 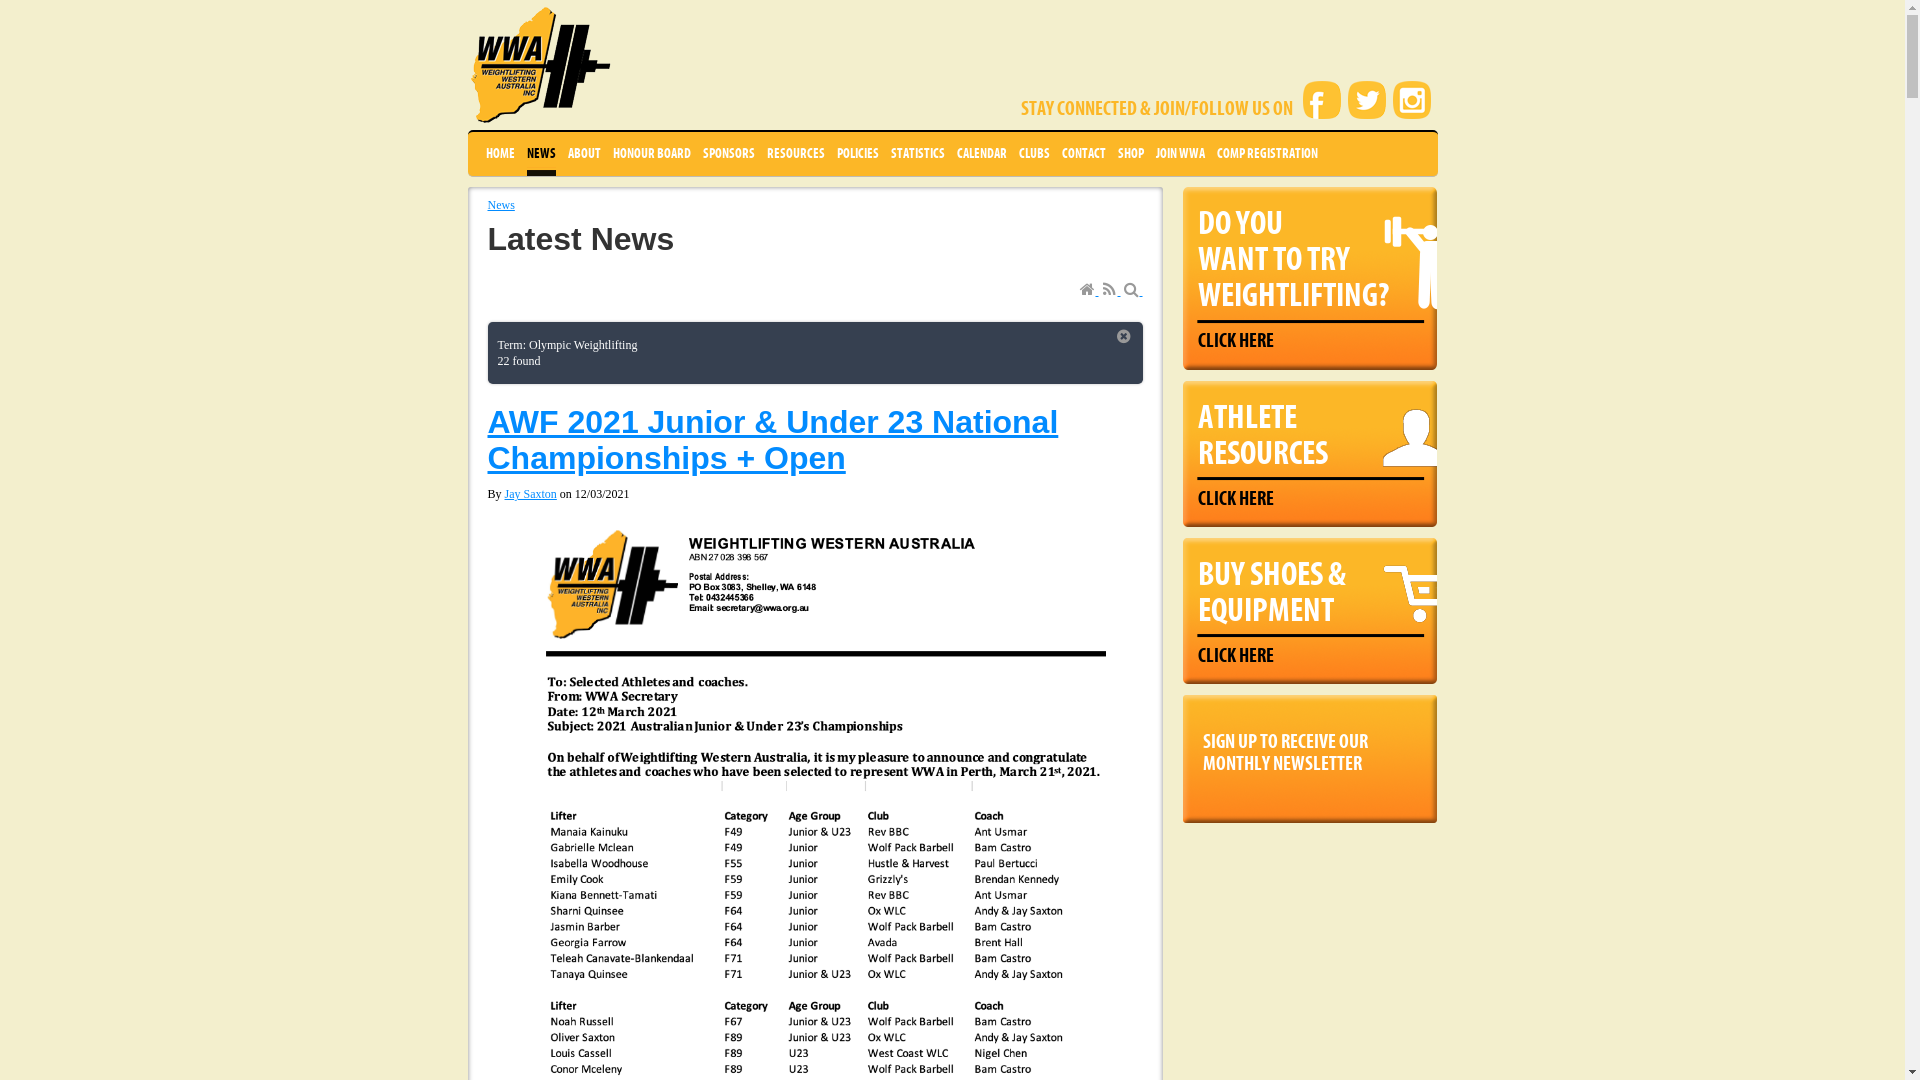 I want to click on 'Search', so click(x=1123, y=290).